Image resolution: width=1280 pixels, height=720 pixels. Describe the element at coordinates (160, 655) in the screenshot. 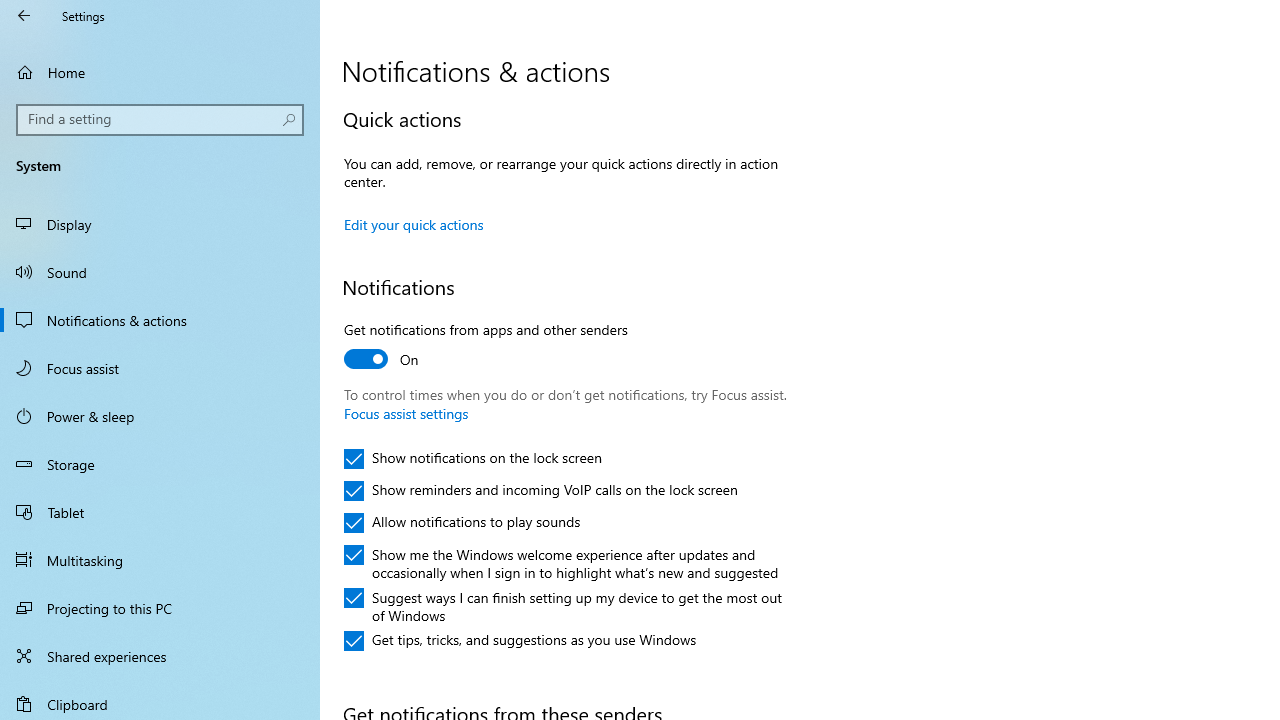

I see `'Shared experiences'` at that location.